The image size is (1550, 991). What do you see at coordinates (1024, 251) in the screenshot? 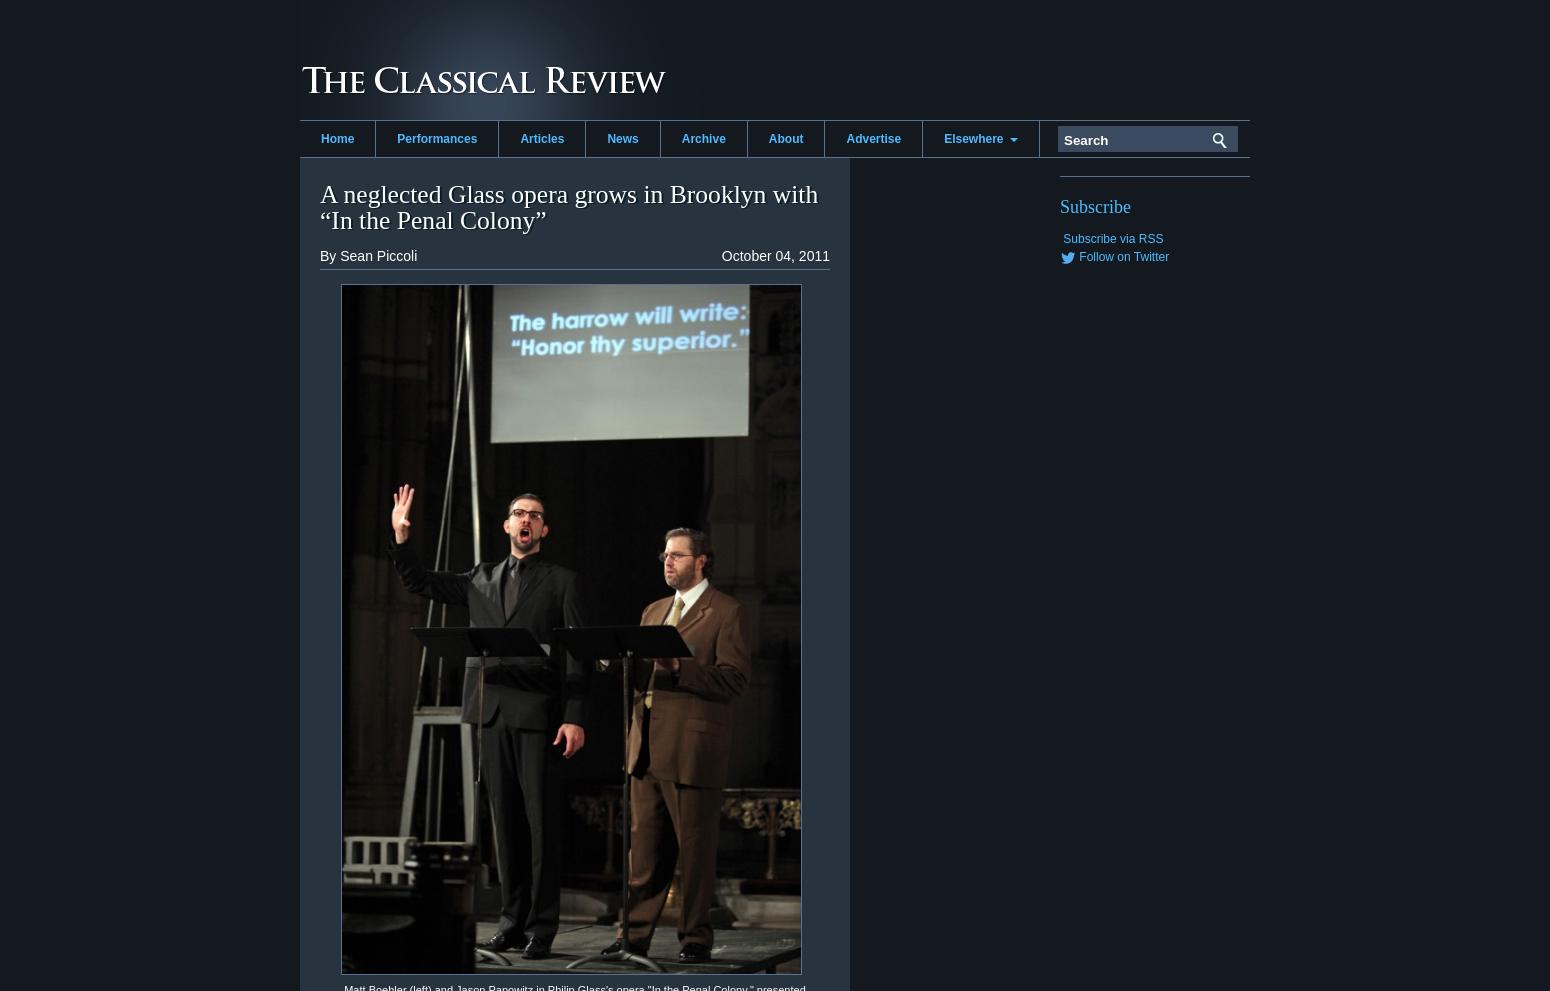
I see `'South Florida Classical Review'` at bounding box center [1024, 251].